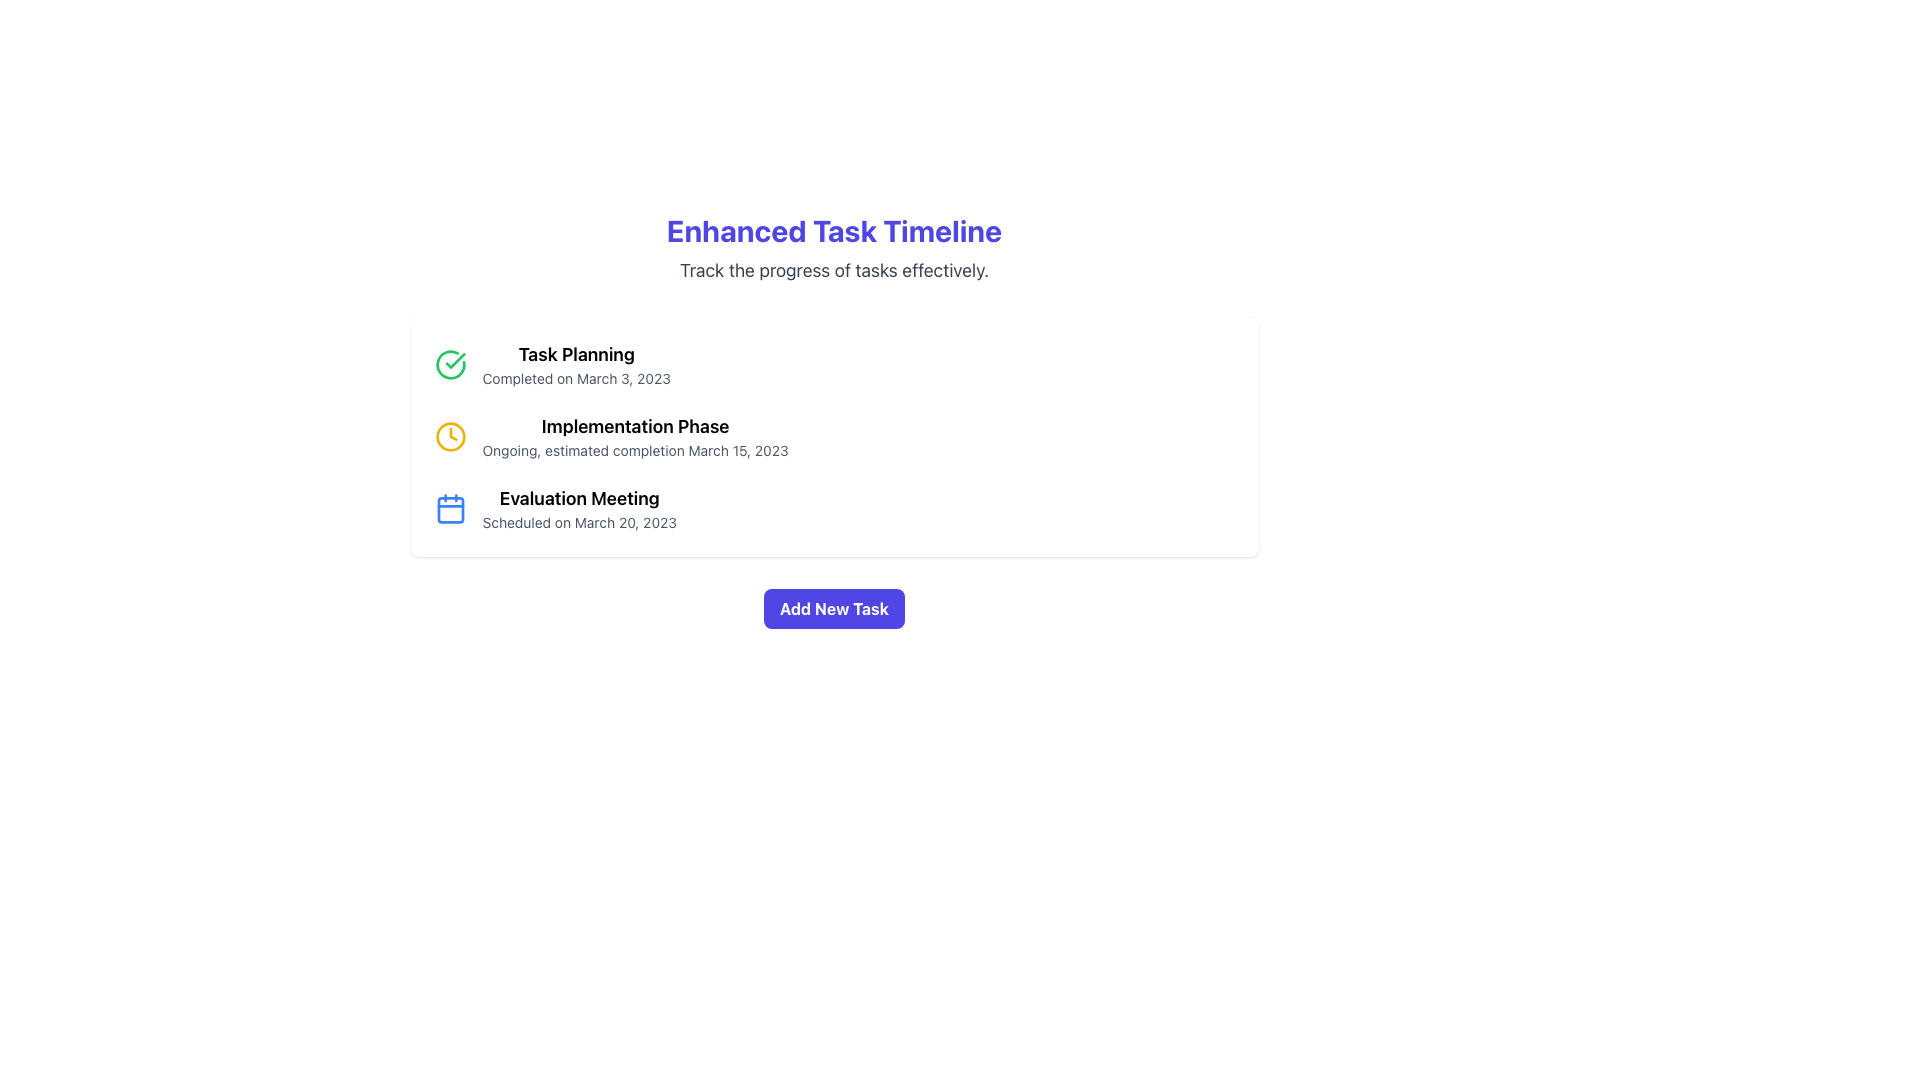 The image size is (1920, 1080). What do you see at coordinates (449, 508) in the screenshot?
I see `the icon representing the scheduled meeting for the 'Evaluation Meeting' task, located to the left of the text 'Evaluation Meeting' and 'Scheduled on March 20, 2023'` at bounding box center [449, 508].